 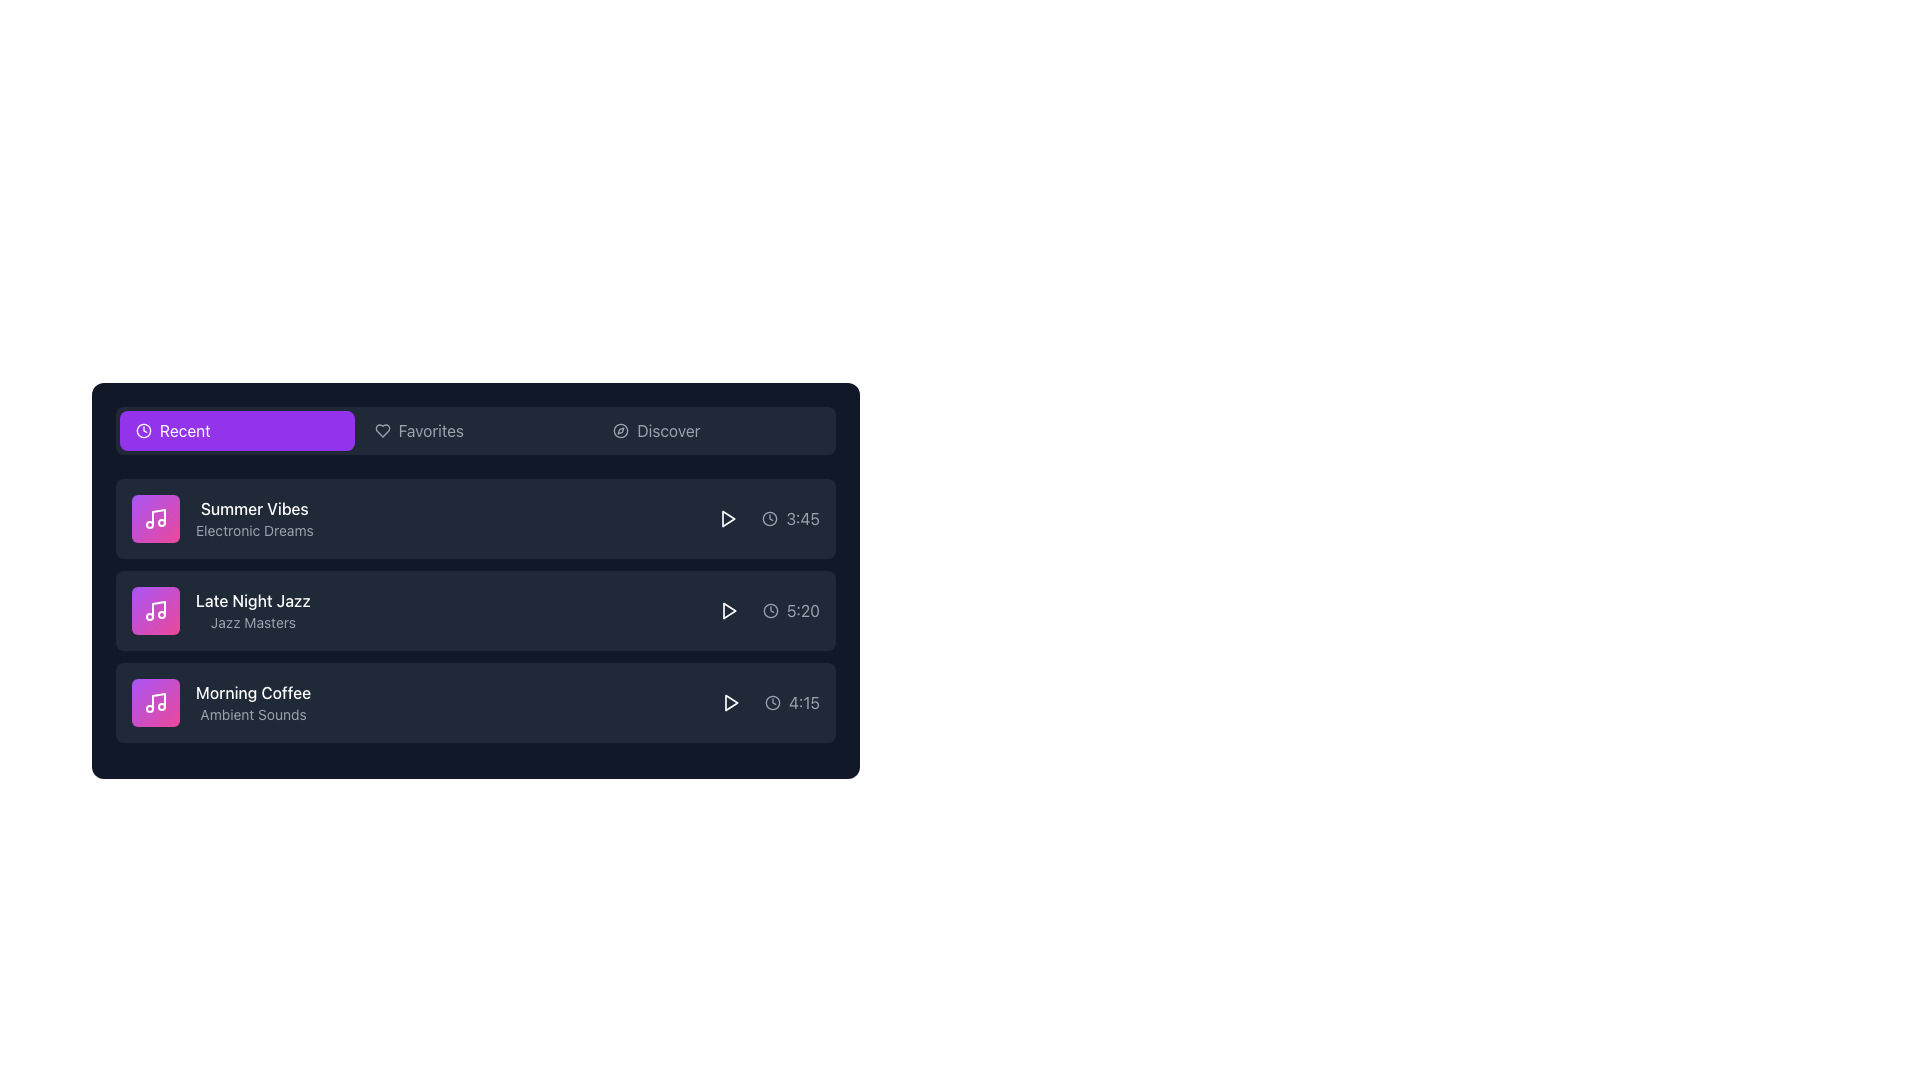 I want to click on the decorative image or icon with a purple to pink gradient background and a white musical note icon, located to the left of the 'Summer Vibes' and 'Electronic Dreams' list items, so click(x=155, y=518).